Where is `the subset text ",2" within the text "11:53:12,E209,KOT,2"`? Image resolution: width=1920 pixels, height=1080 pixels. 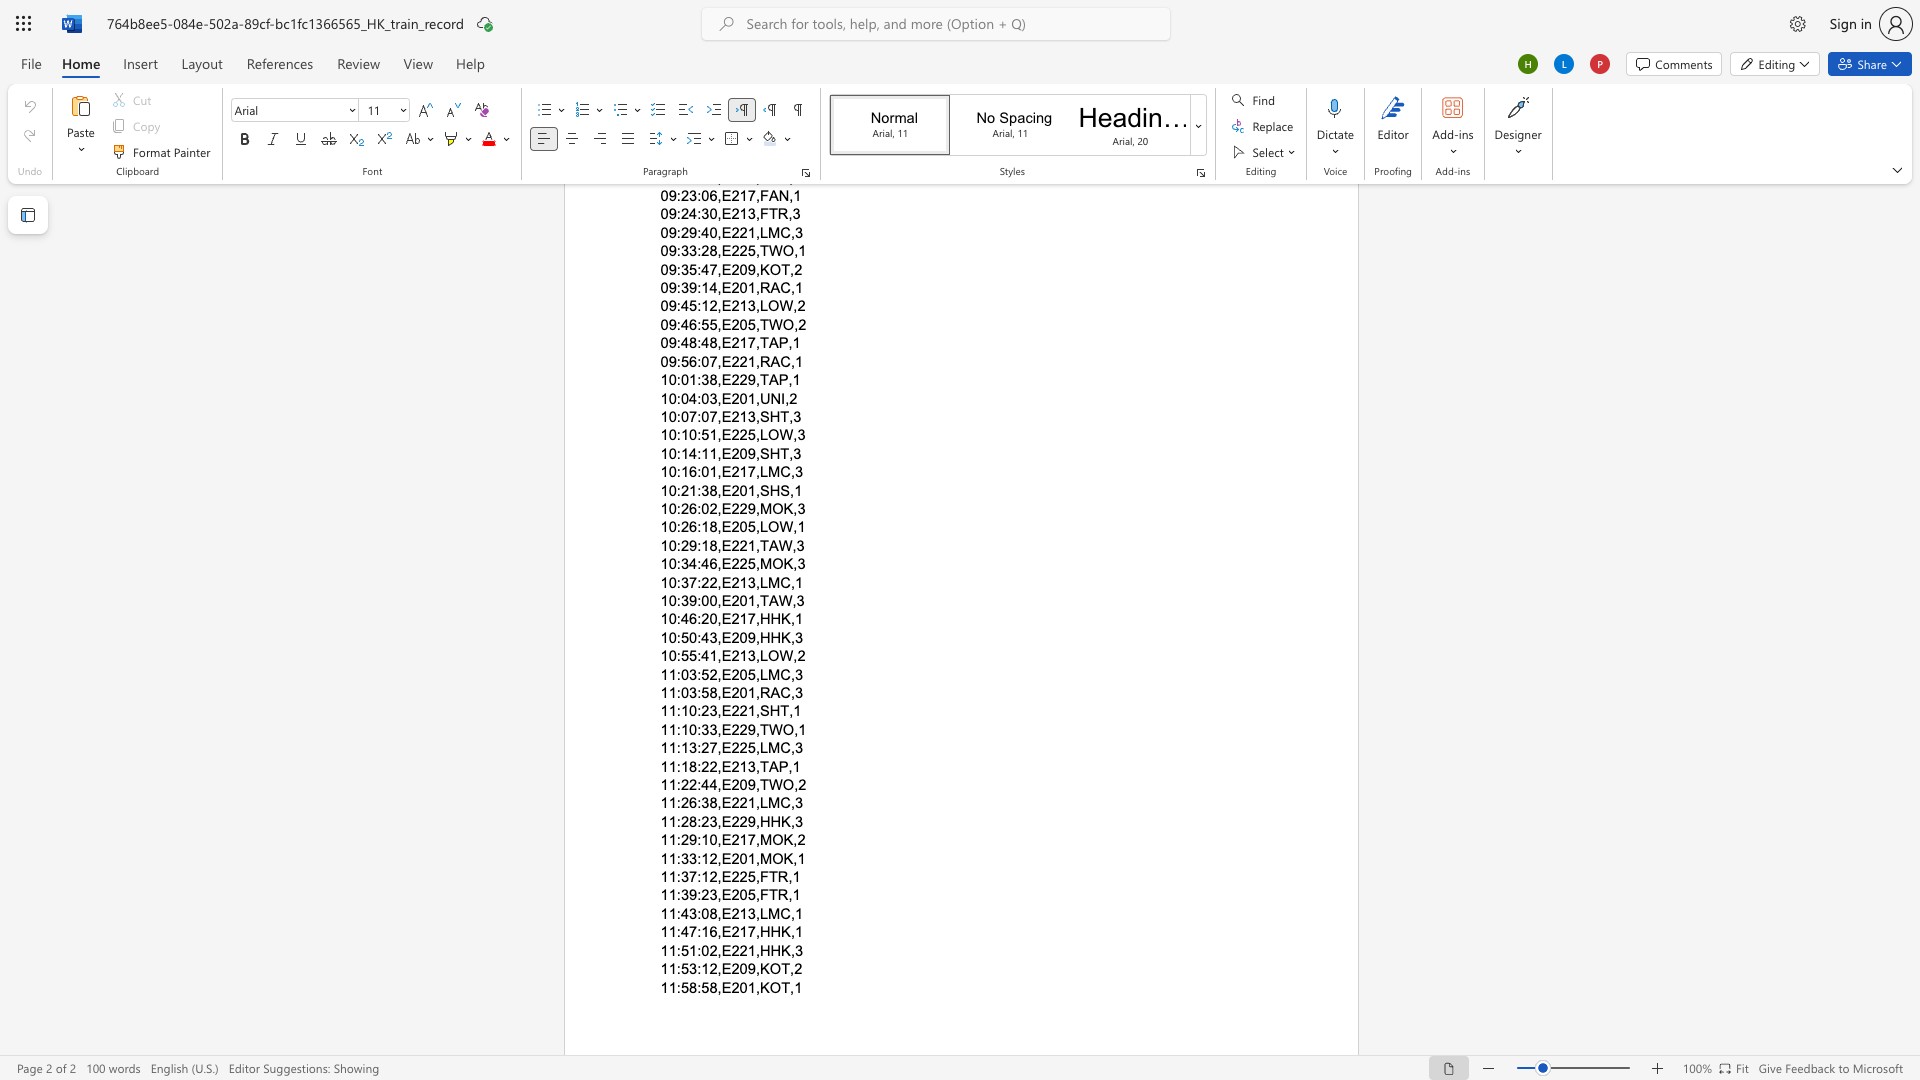 the subset text ",2" within the text "11:53:12,E209,KOT,2" is located at coordinates (789, 968).